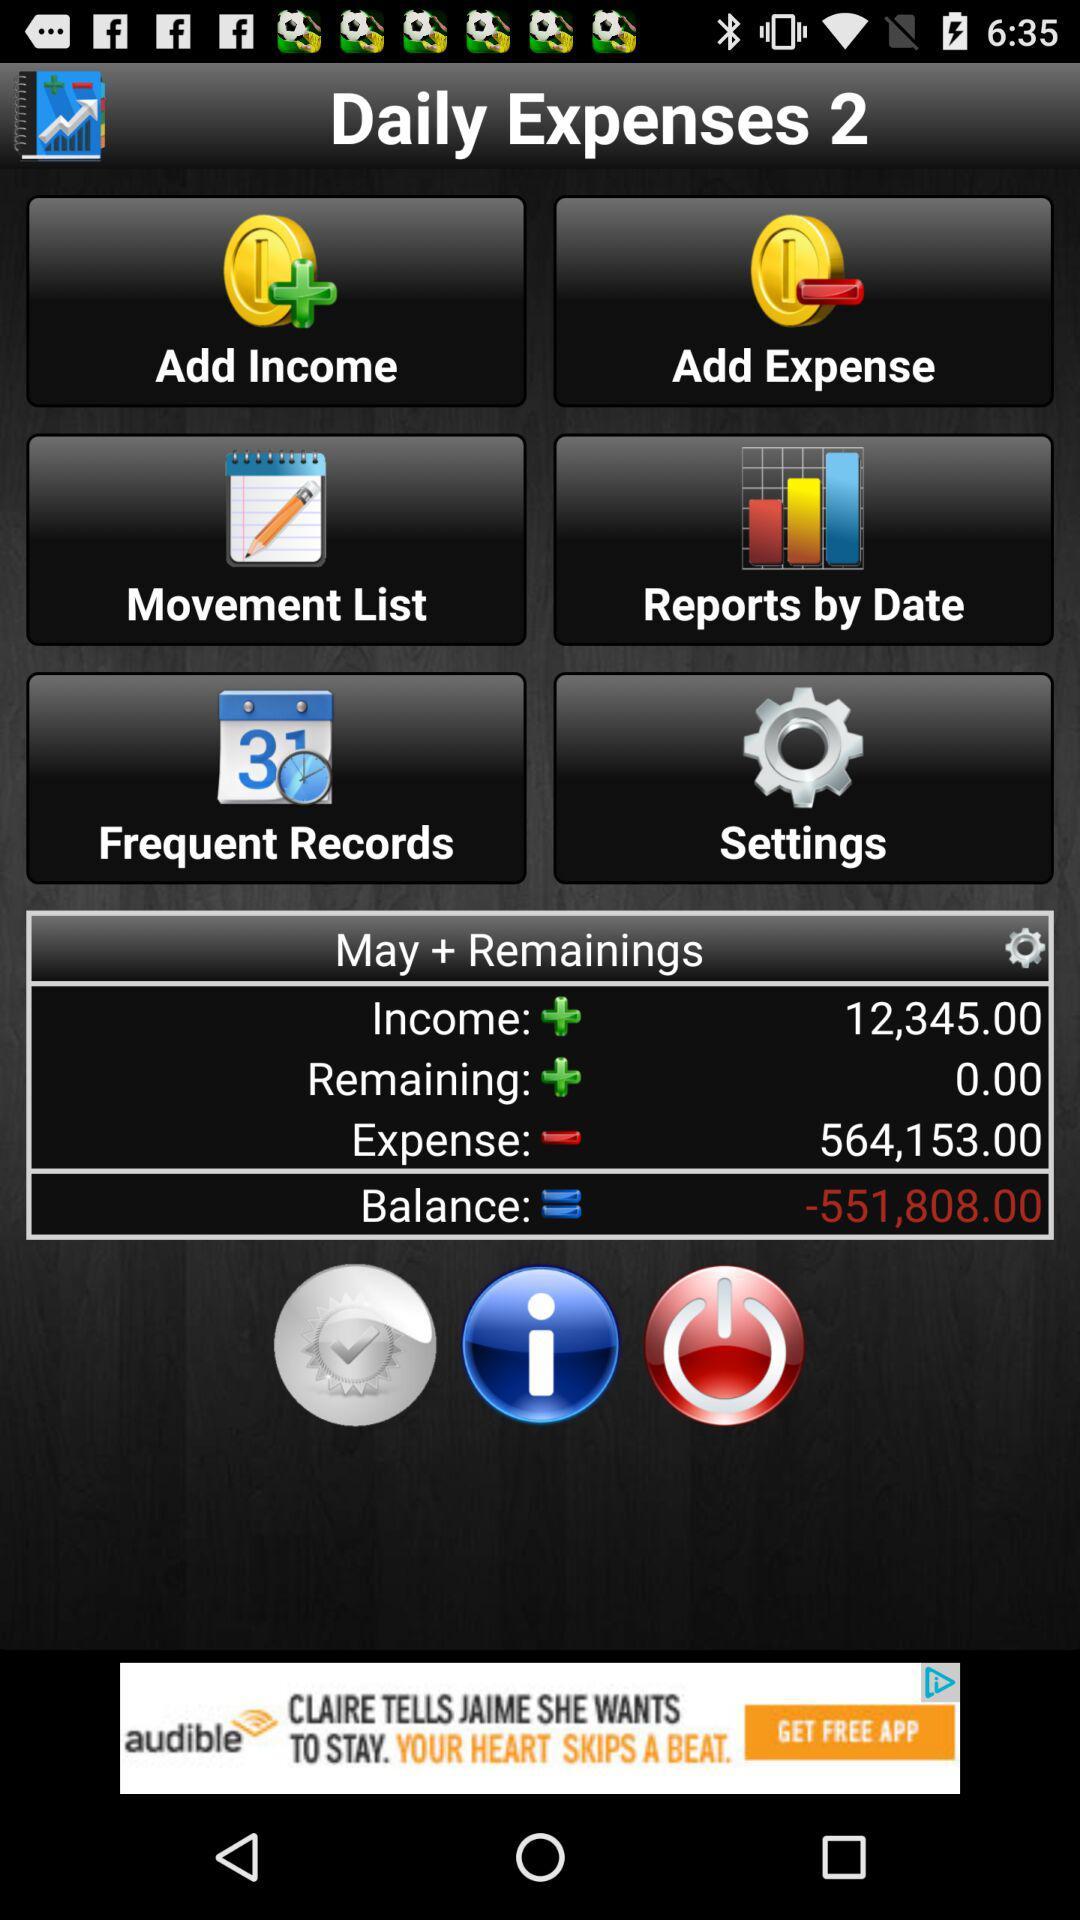 This screenshot has height=1920, width=1080. What do you see at coordinates (354, 1345) in the screenshot?
I see `confirm selection` at bounding box center [354, 1345].